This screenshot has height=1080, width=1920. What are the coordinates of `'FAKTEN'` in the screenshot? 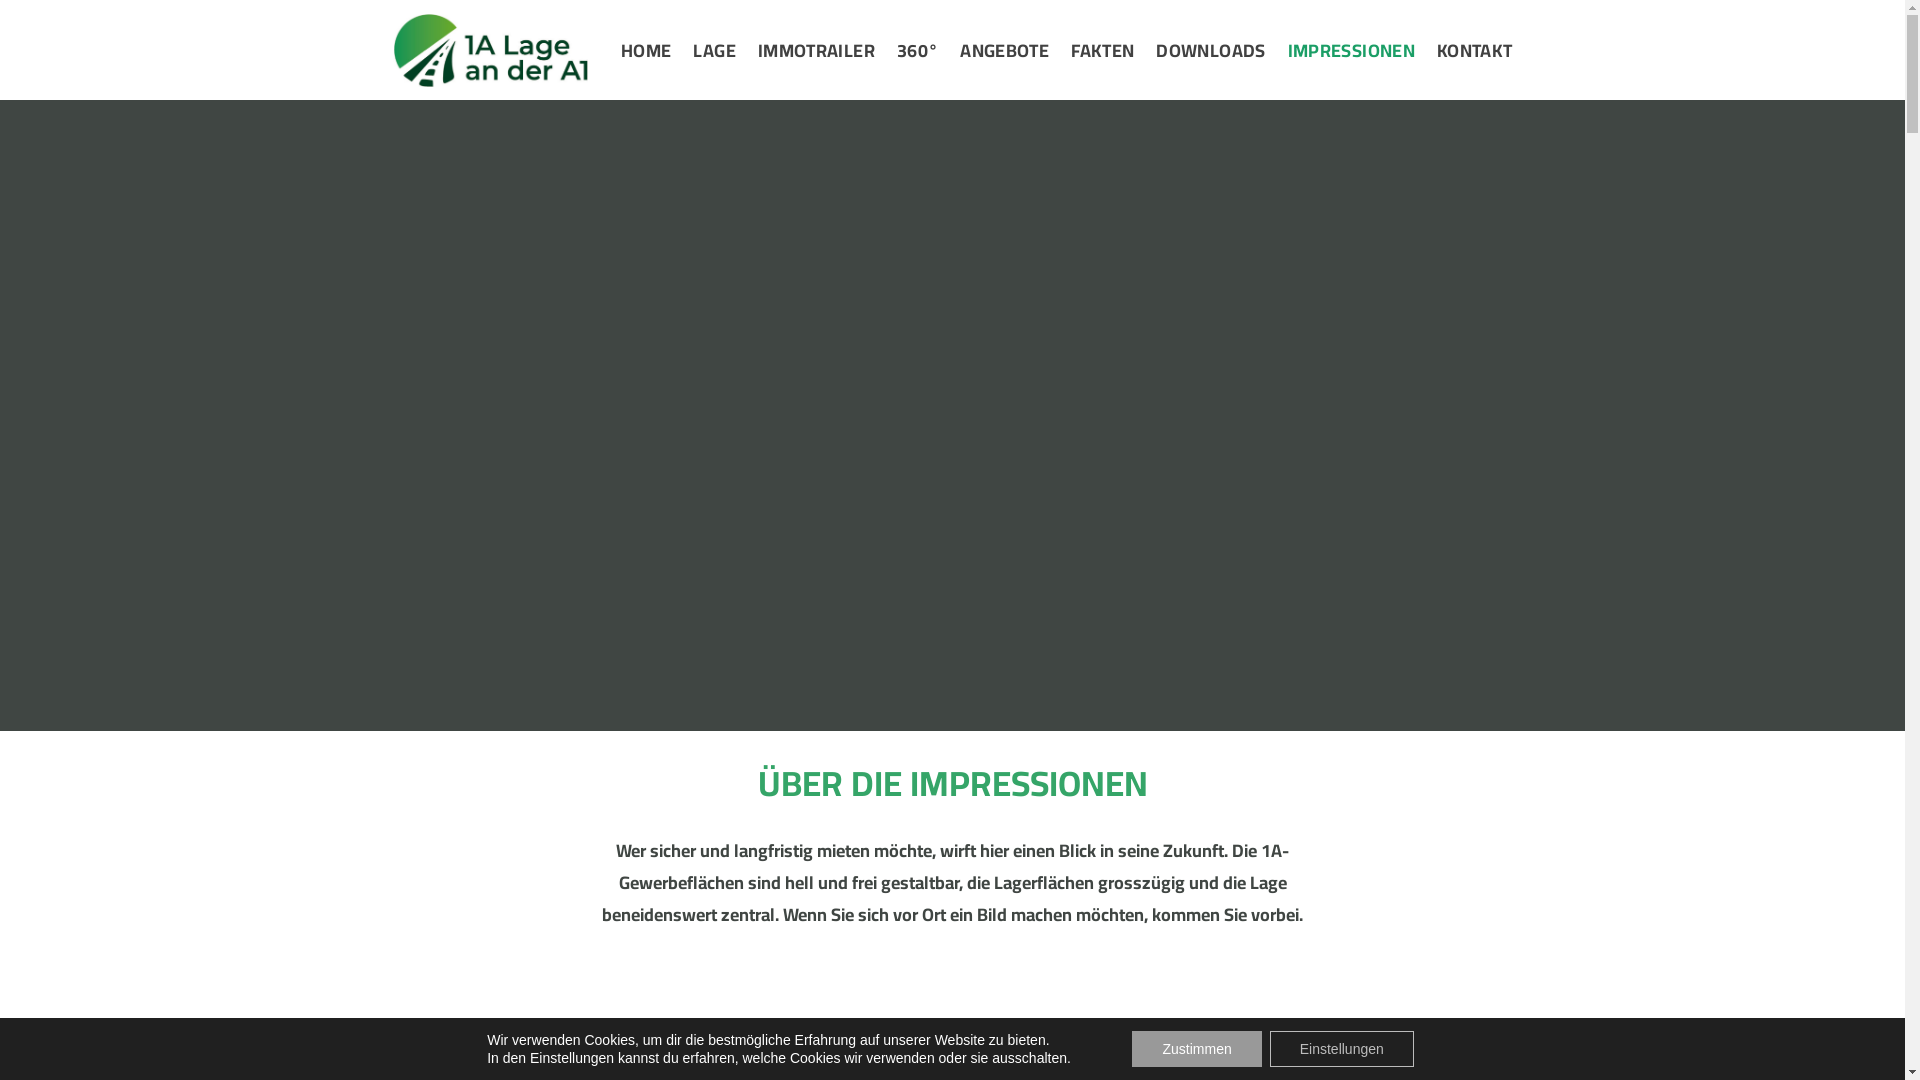 It's located at (1101, 49).